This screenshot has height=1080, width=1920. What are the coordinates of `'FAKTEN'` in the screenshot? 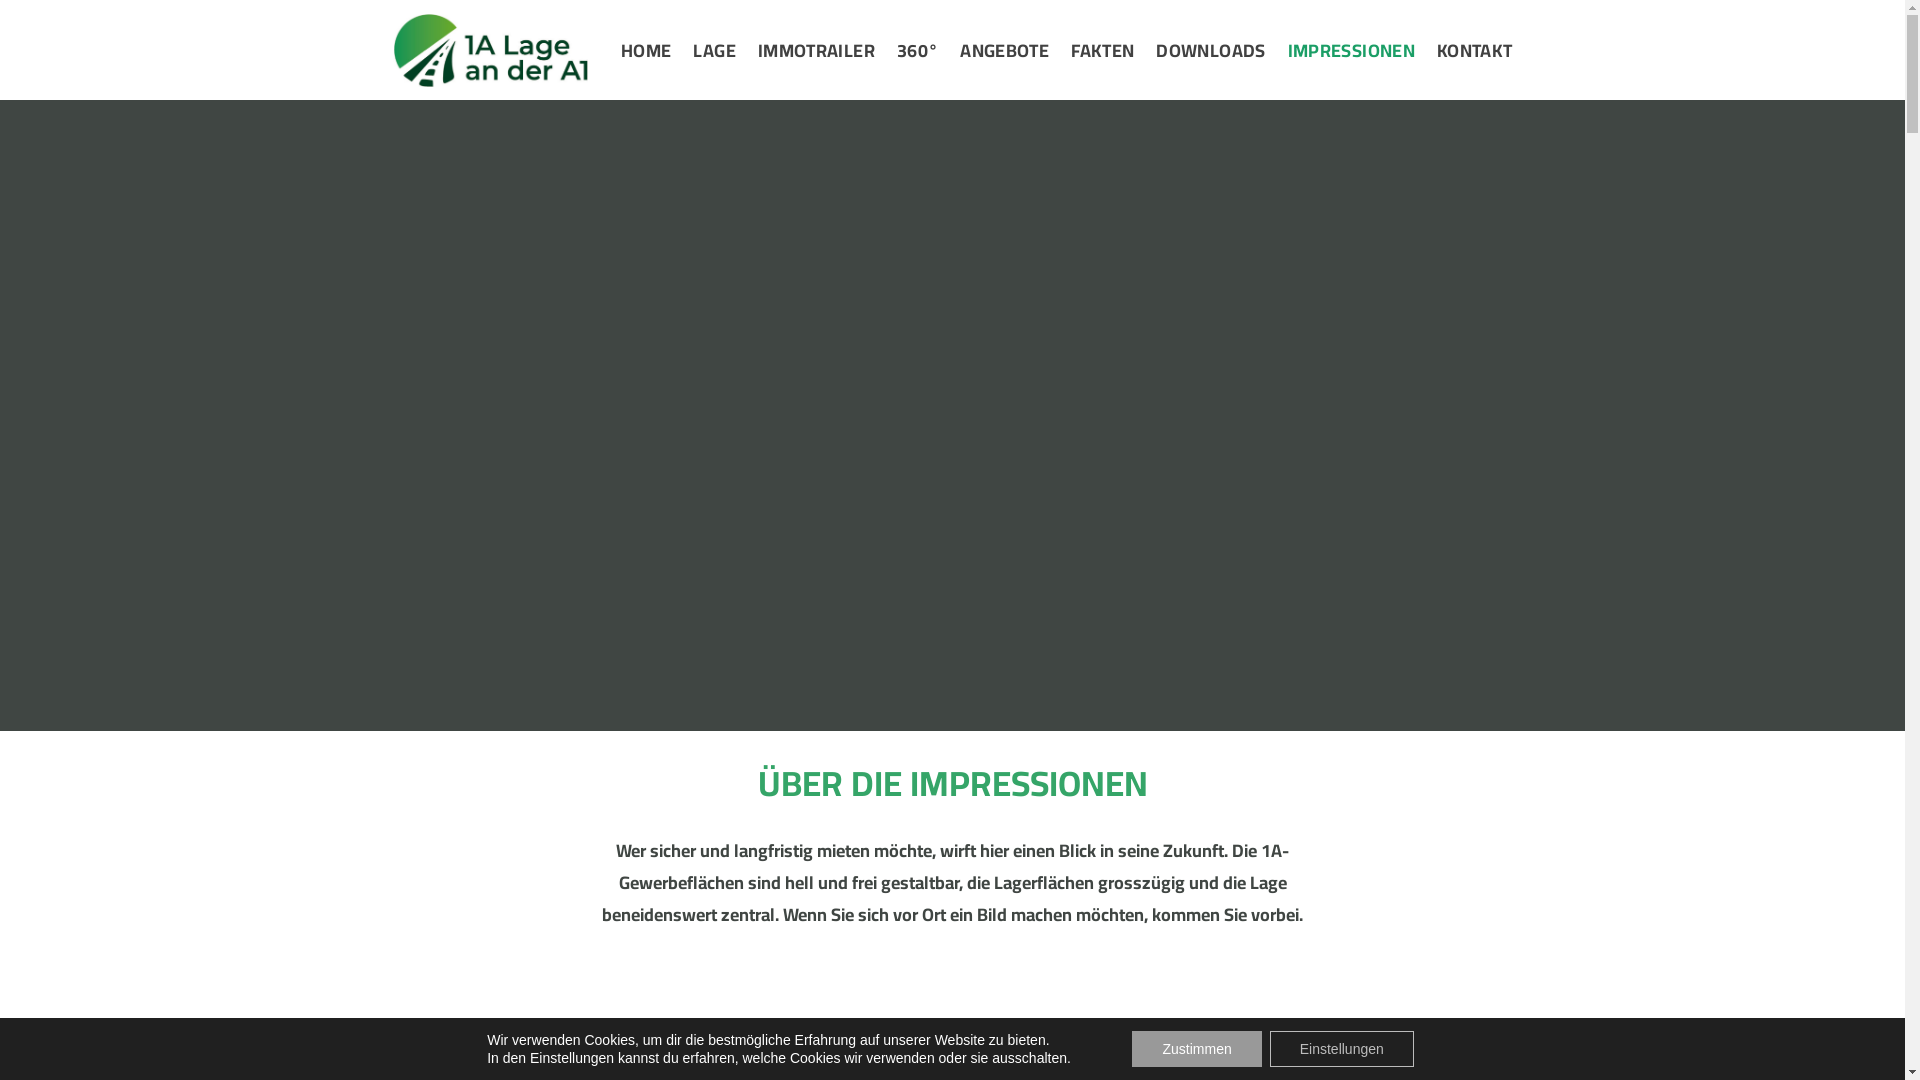 It's located at (1101, 49).